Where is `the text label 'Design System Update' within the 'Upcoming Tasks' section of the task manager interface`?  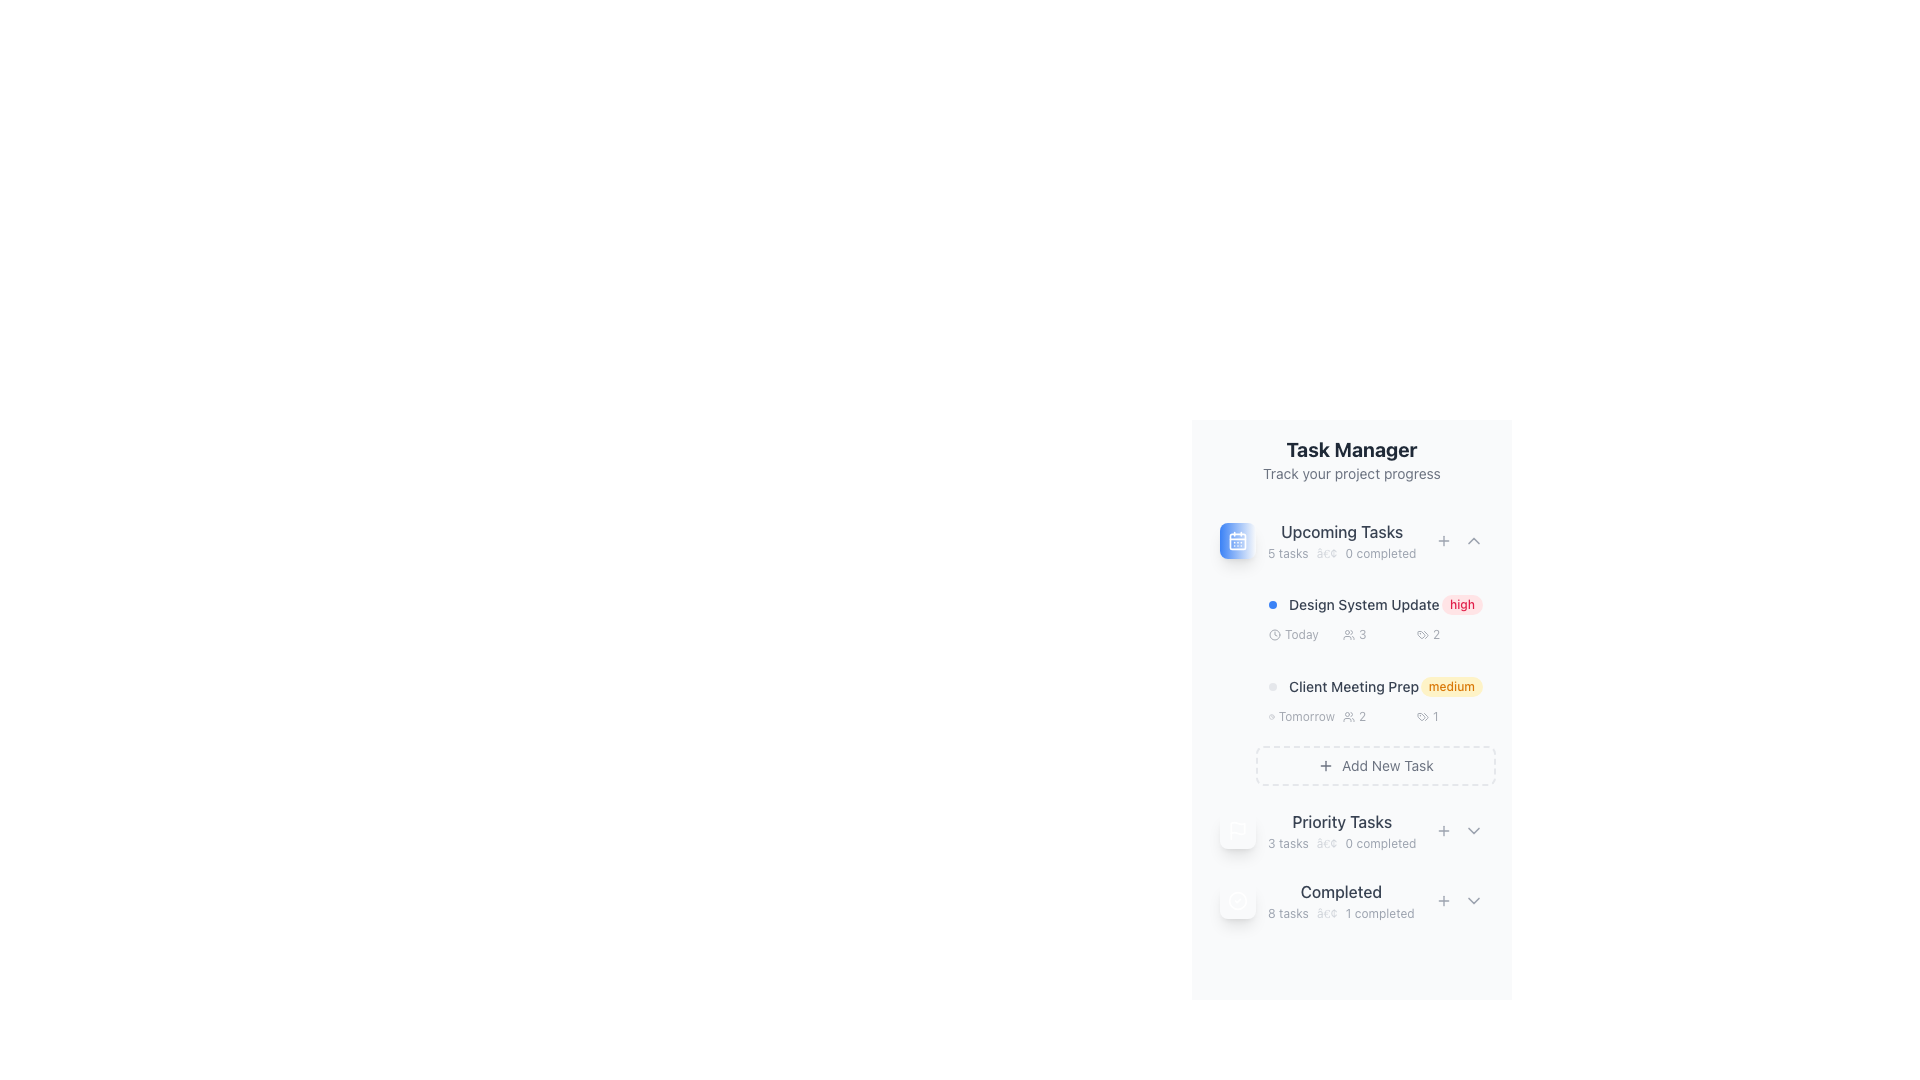 the text label 'Design System Update' within the 'Upcoming Tasks' section of the task manager interface is located at coordinates (1363, 604).